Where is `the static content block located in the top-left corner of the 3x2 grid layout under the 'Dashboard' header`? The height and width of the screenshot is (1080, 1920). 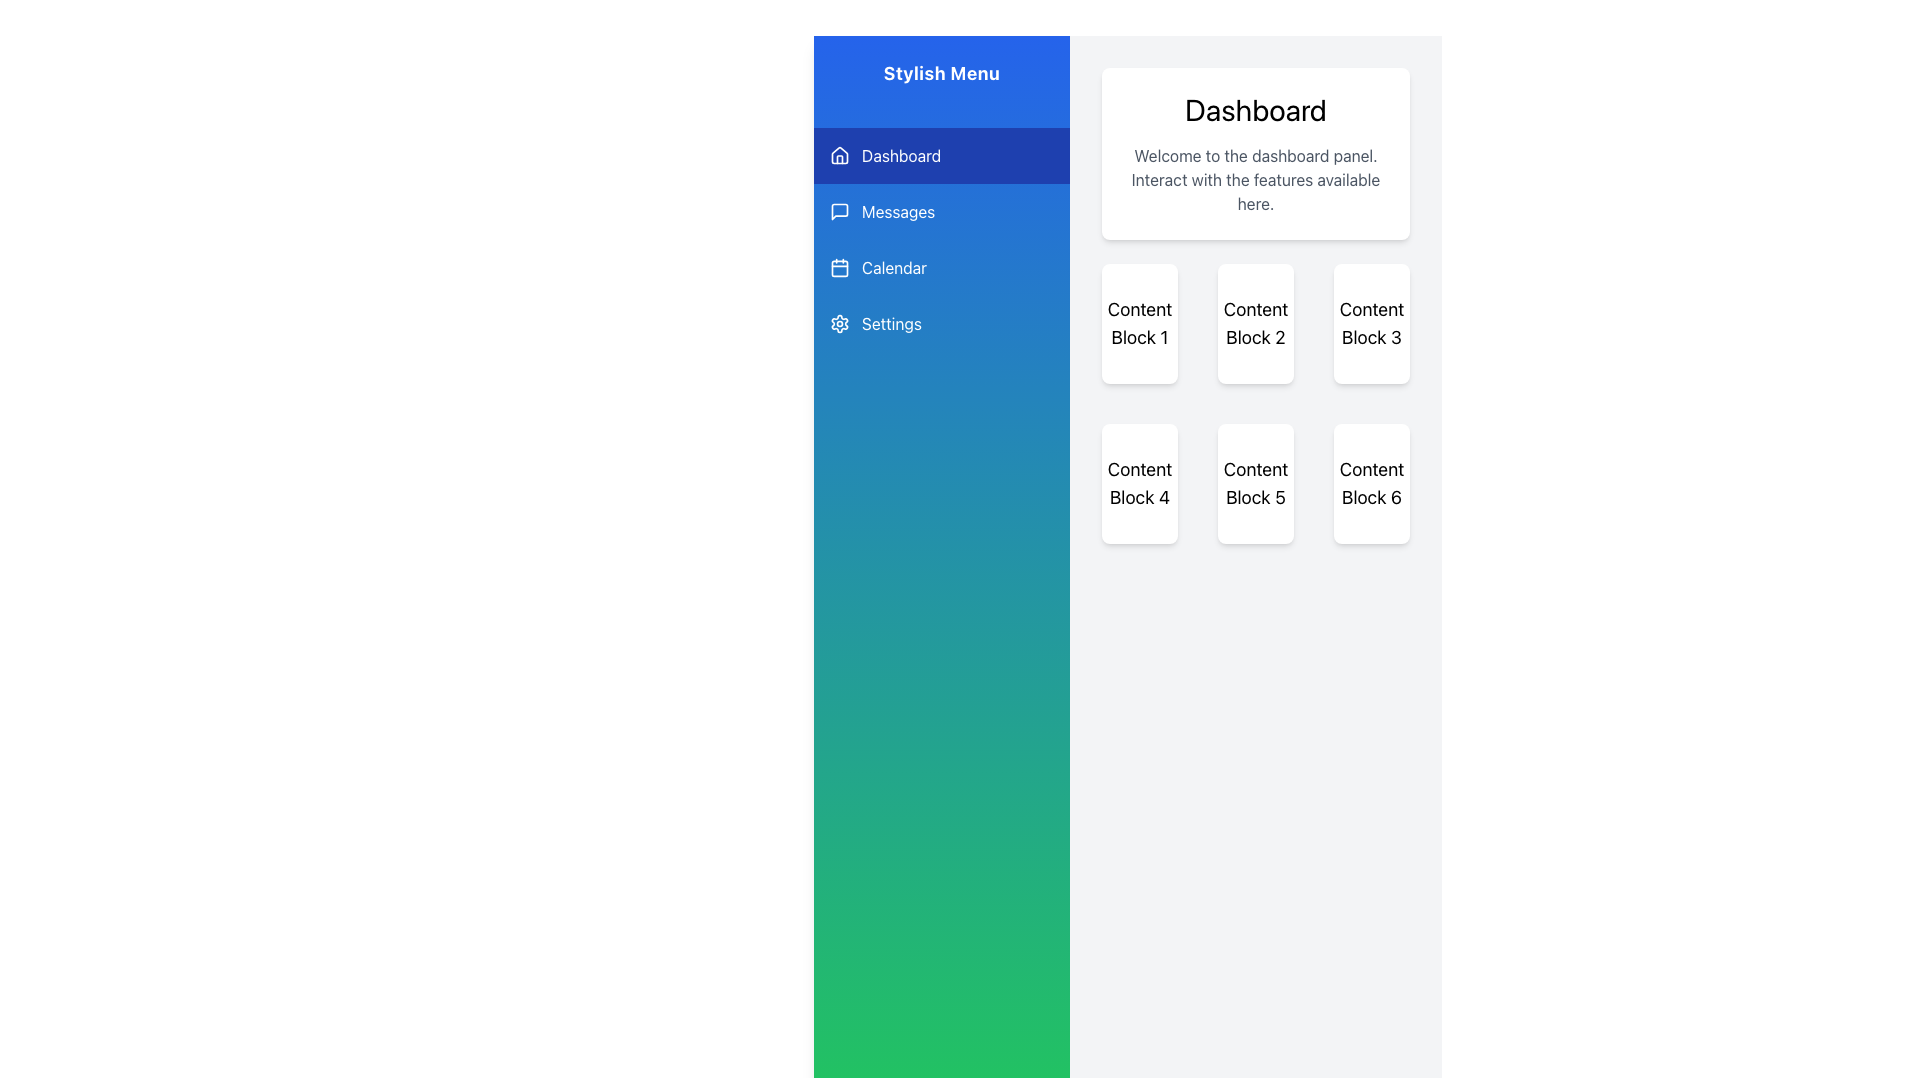
the static content block located in the top-left corner of the 3x2 grid layout under the 'Dashboard' header is located at coordinates (1140, 323).